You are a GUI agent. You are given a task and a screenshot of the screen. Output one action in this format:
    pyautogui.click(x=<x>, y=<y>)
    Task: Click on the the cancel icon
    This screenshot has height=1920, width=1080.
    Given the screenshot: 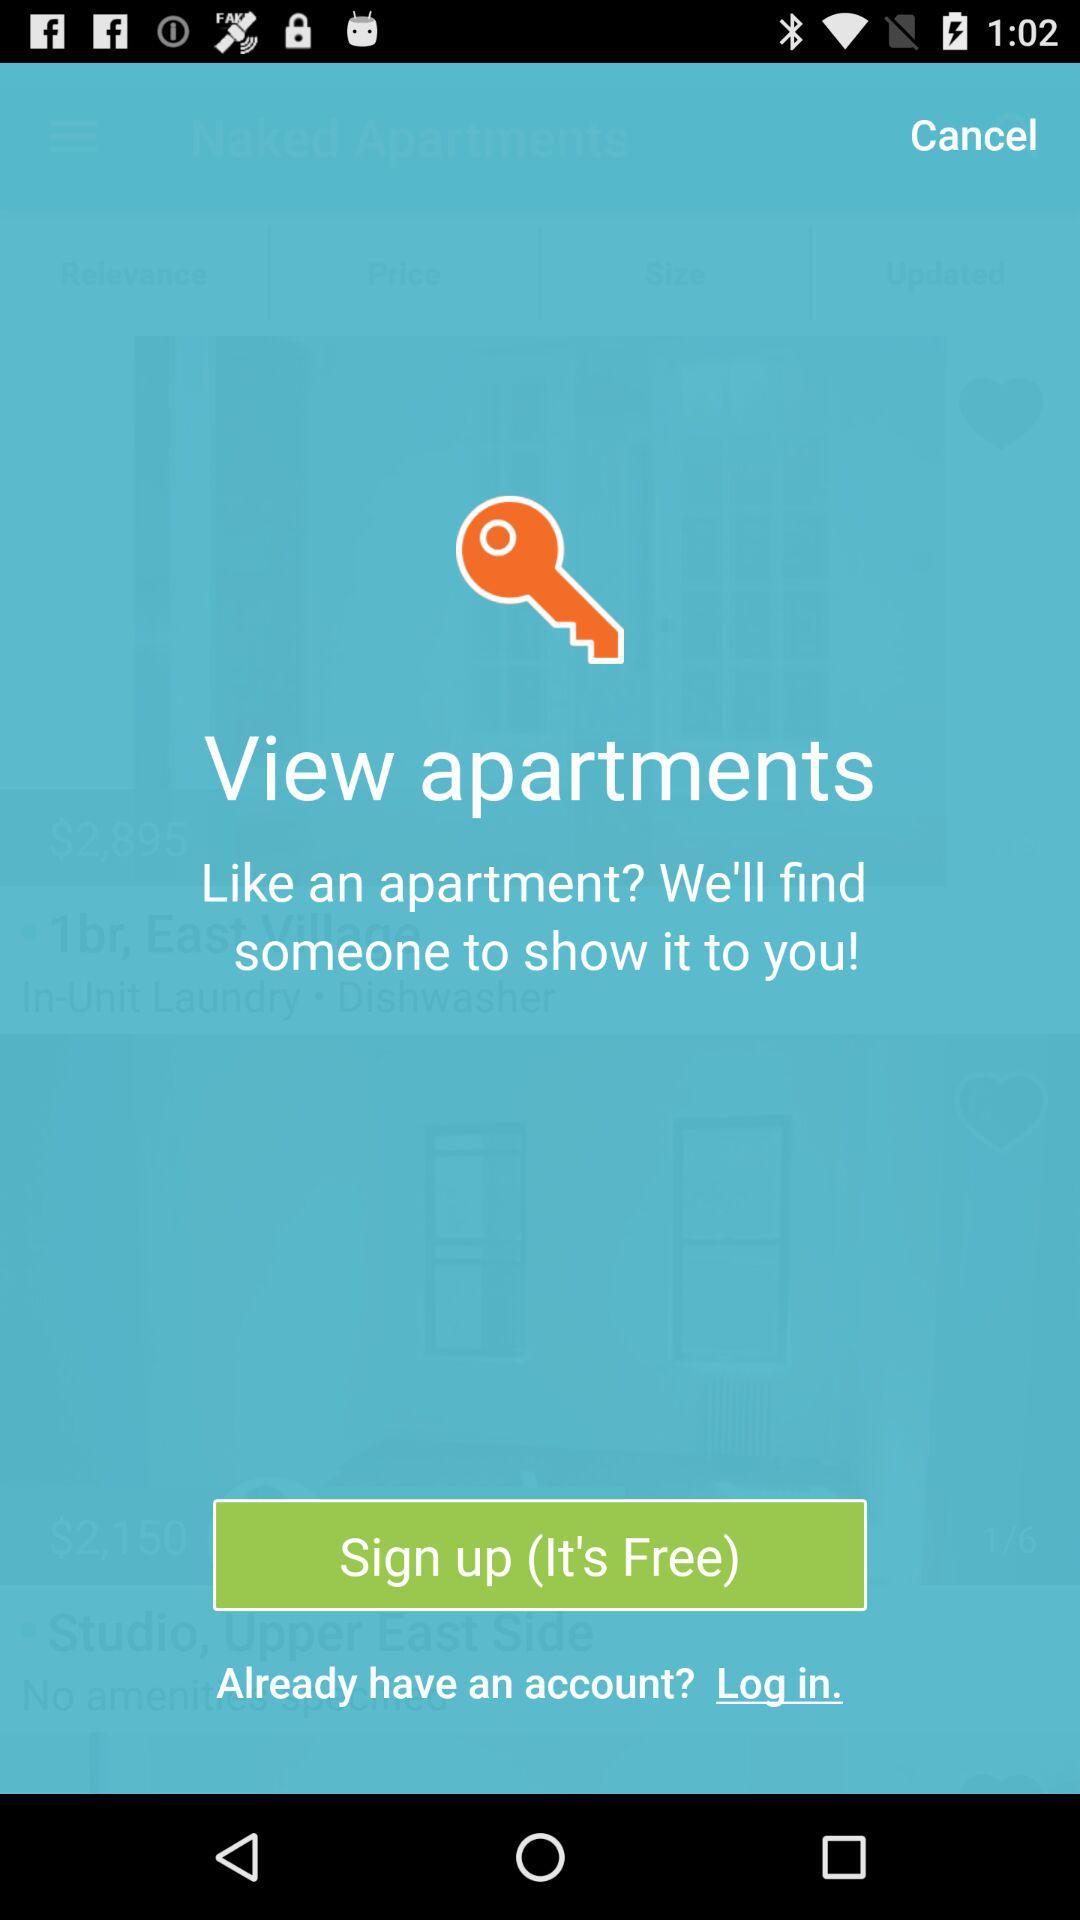 What is the action you would take?
    pyautogui.click(x=972, y=132)
    